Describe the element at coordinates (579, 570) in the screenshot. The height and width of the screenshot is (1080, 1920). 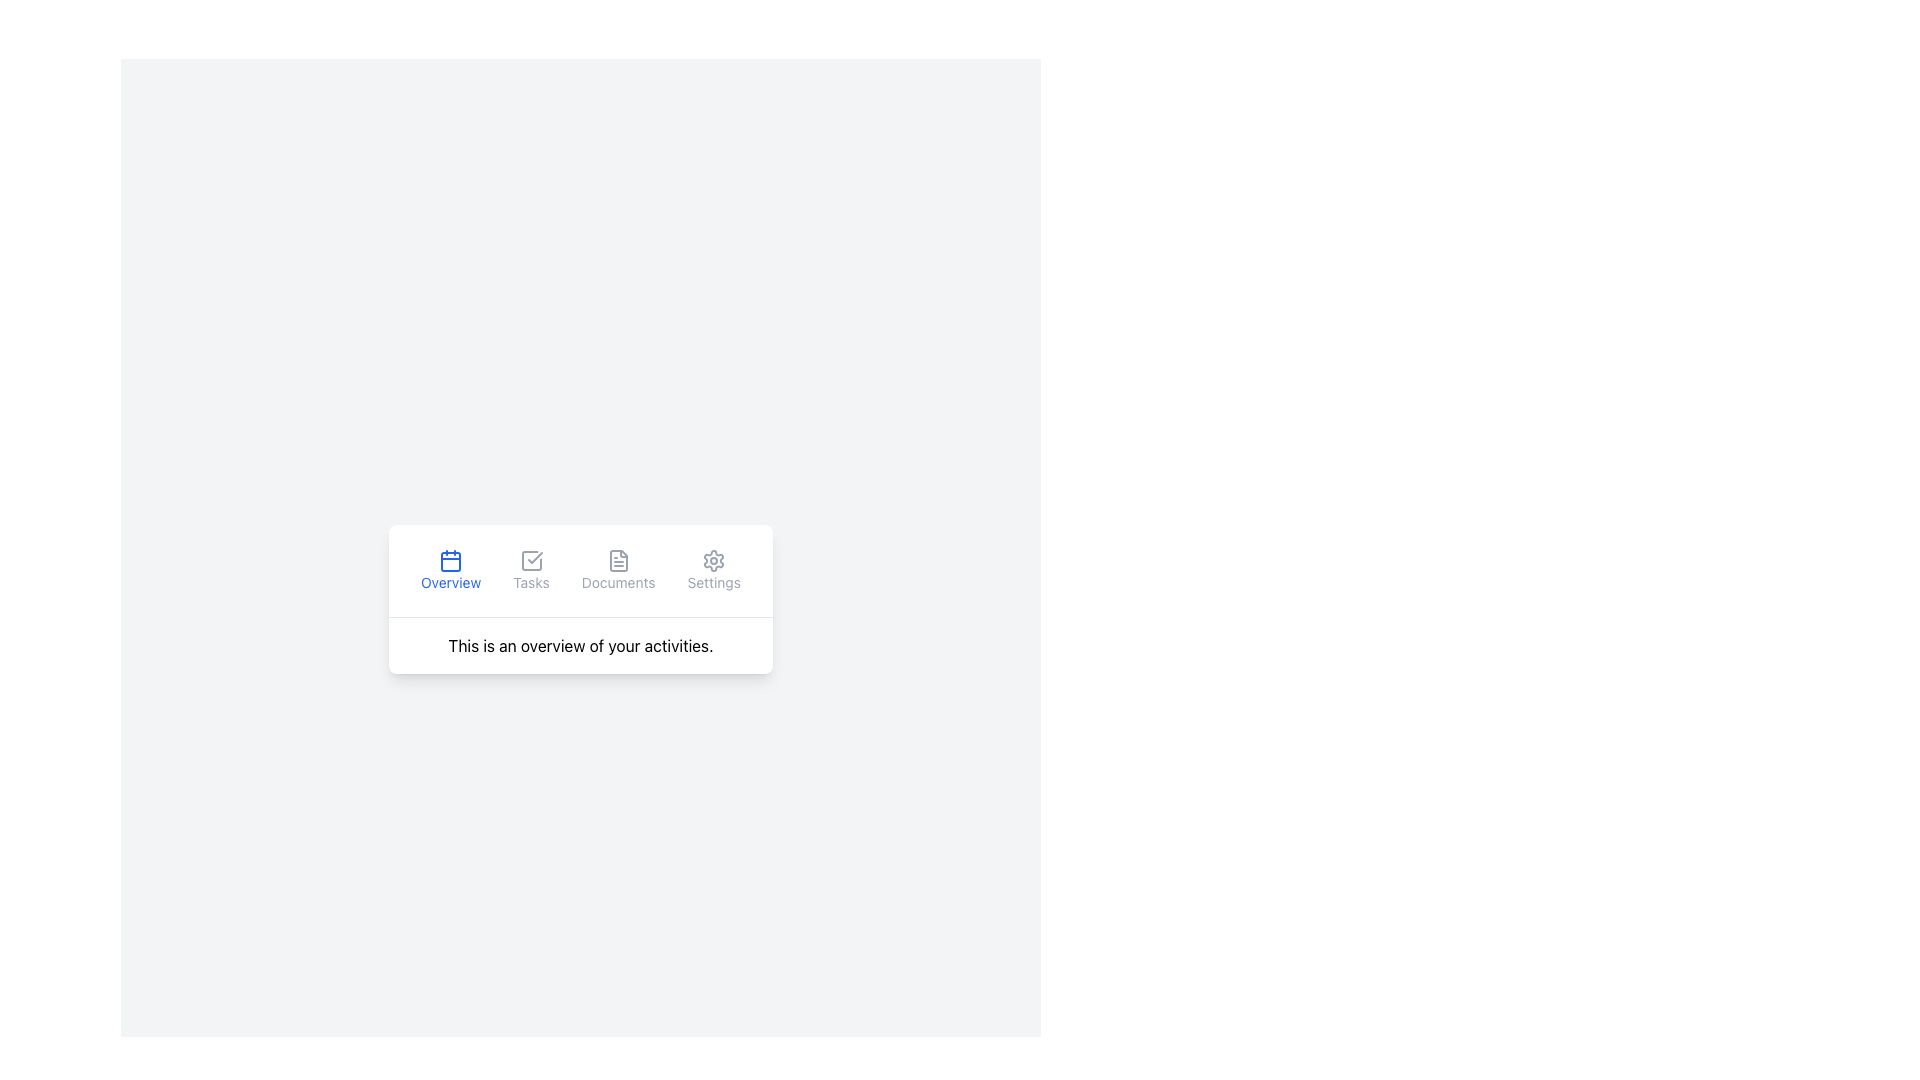
I see `the 'Documents' option in the Navigation Bar` at that location.